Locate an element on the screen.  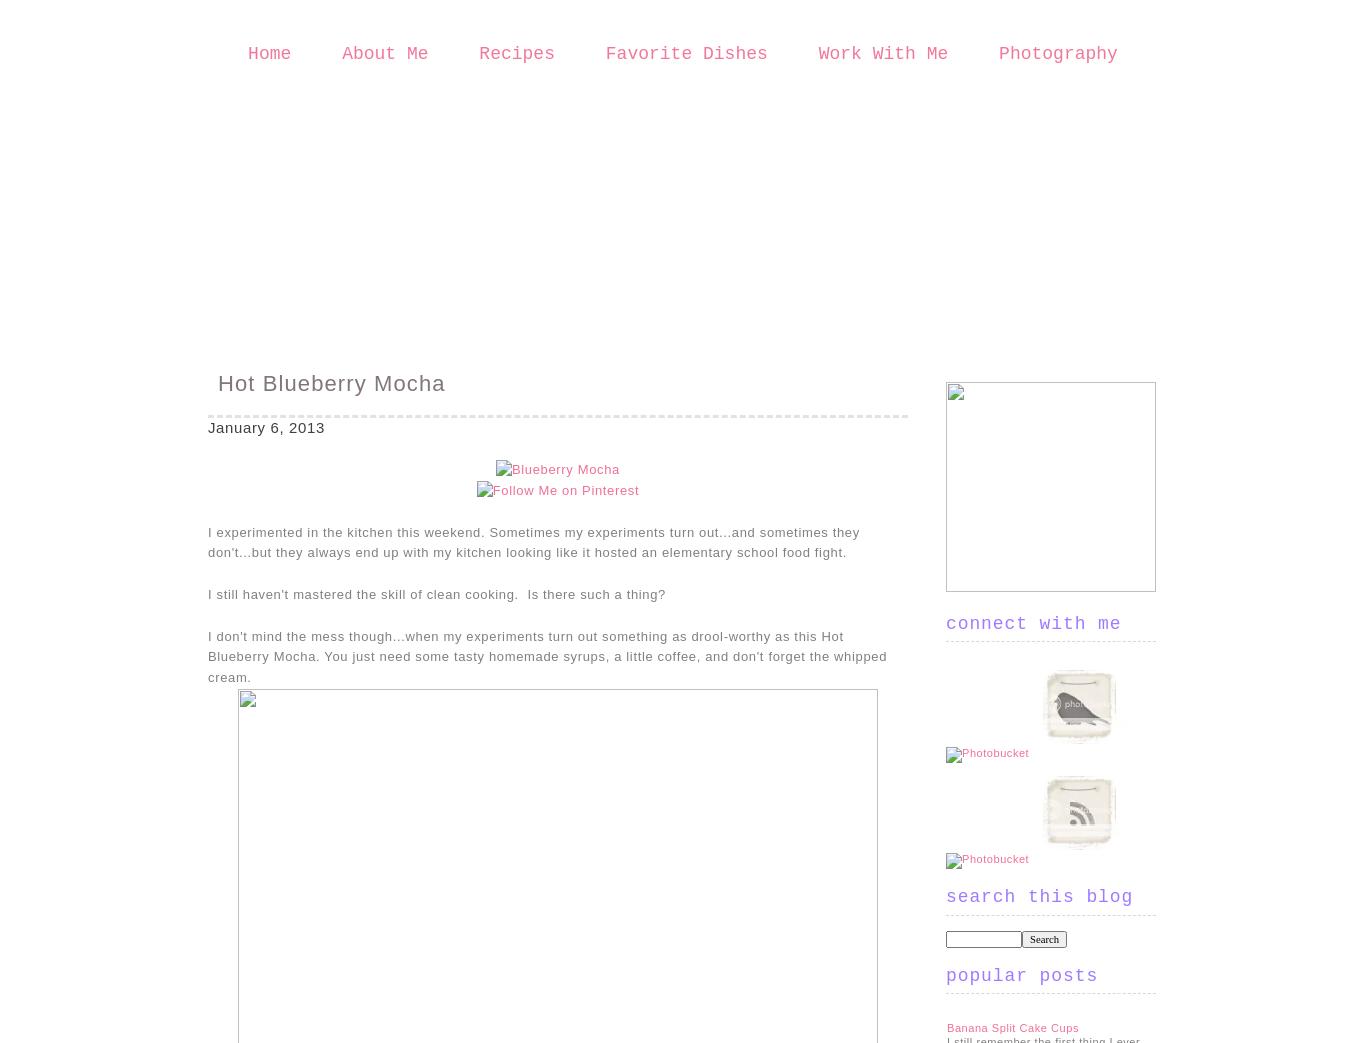
'Favorite Dishes' is located at coordinates (686, 53).